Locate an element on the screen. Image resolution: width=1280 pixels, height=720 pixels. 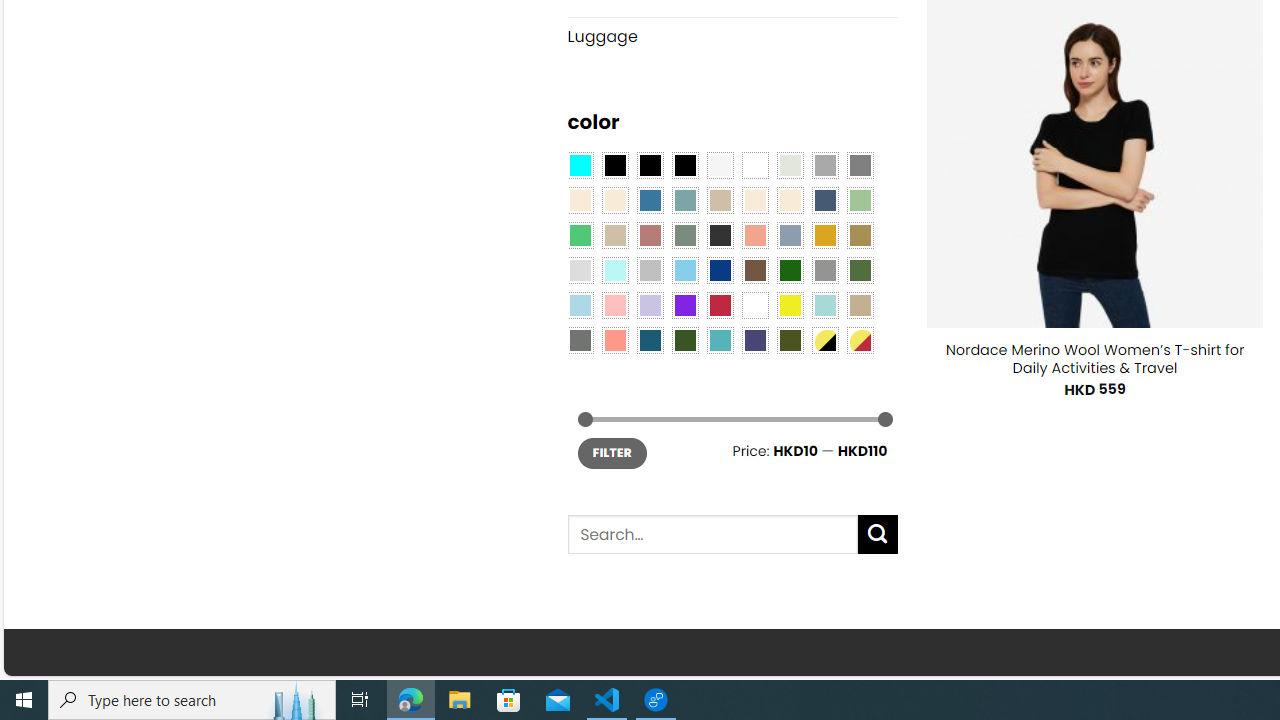
'Emerald Green' is located at coordinates (578, 233).